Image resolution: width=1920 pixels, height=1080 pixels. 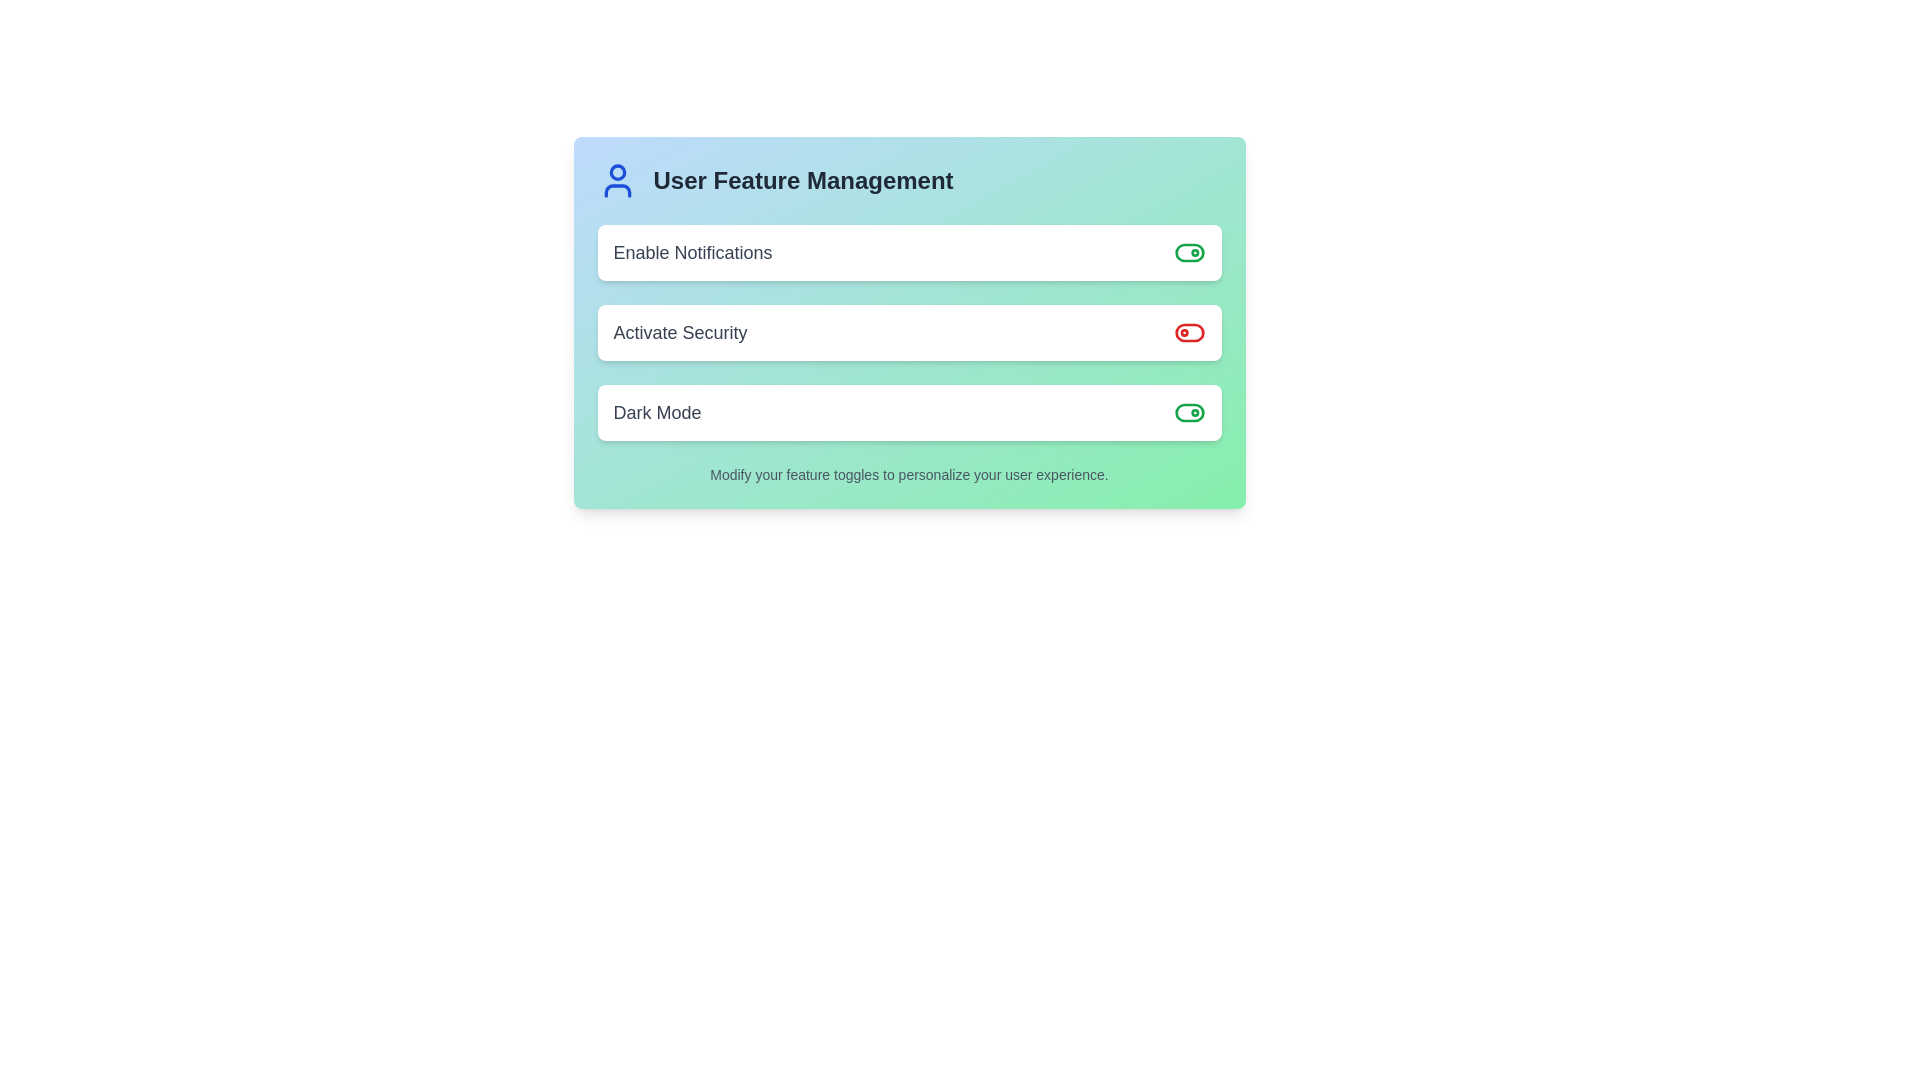 What do you see at coordinates (1189, 252) in the screenshot?
I see `the appearance of the rounded rectangle toggle switch background styled in green, located next to the 'Dark Mode' text` at bounding box center [1189, 252].